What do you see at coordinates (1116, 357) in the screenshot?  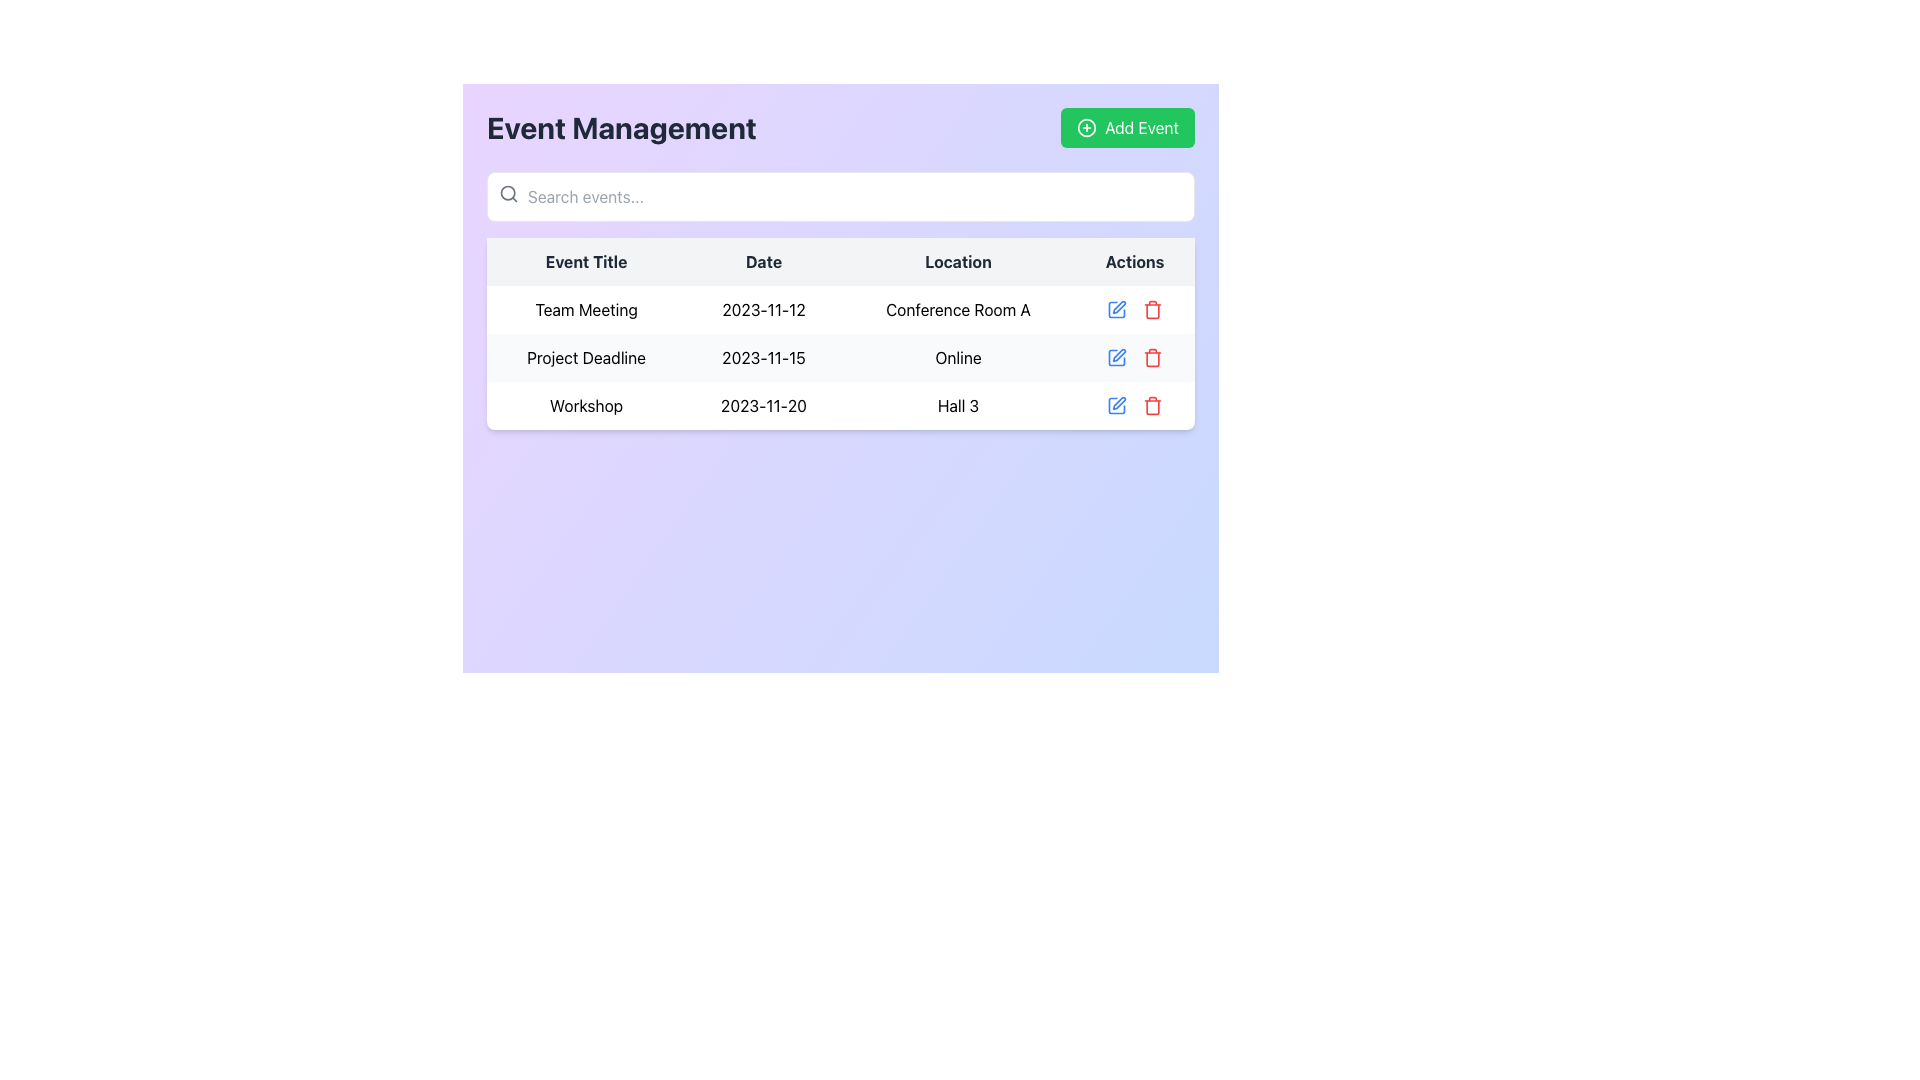 I see `the edit button in the Actions column of the second row associated with the 'Project Deadline' entry to change its color` at bounding box center [1116, 357].